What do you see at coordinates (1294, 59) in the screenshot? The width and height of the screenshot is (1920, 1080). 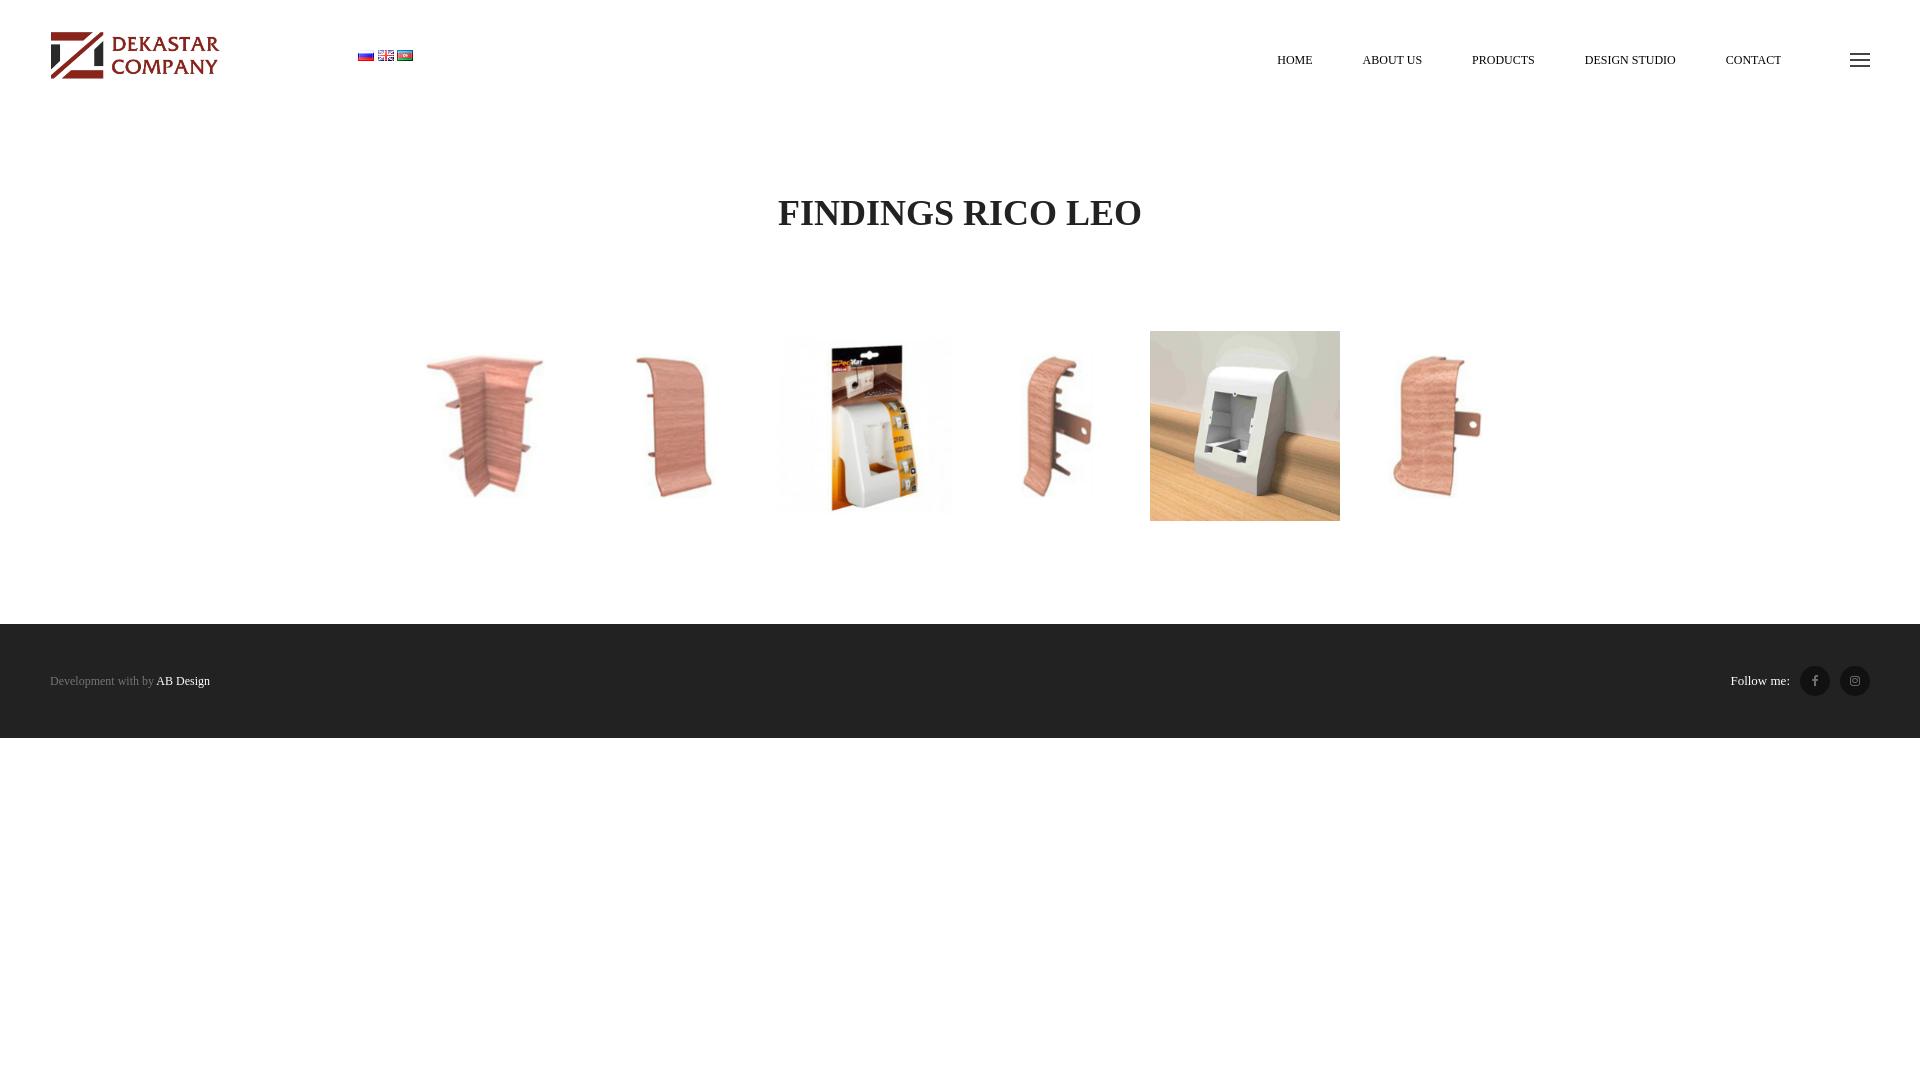 I see `'HOME'` at bounding box center [1294, 59].